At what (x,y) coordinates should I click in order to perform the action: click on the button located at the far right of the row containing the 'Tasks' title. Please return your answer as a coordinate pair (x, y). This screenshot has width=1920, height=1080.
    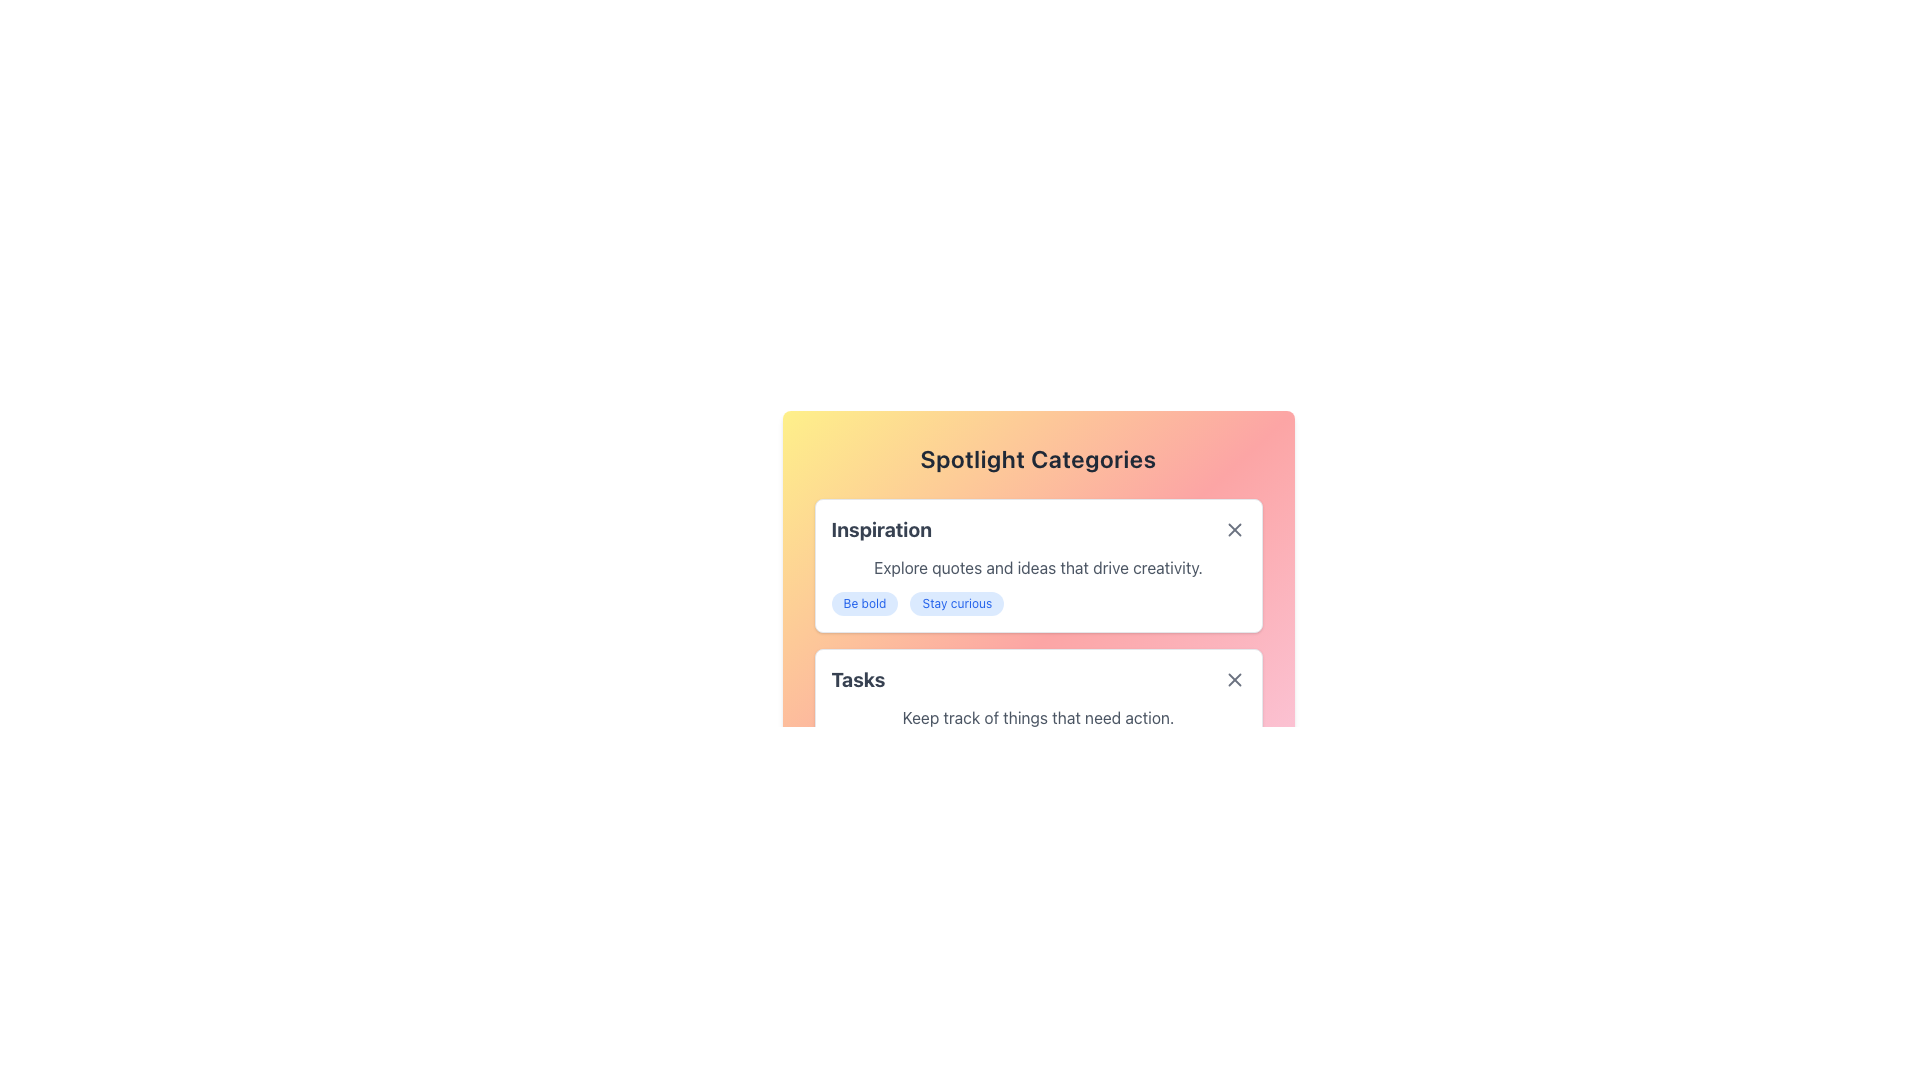
    Looking at the image, I should click on (1233, 678).